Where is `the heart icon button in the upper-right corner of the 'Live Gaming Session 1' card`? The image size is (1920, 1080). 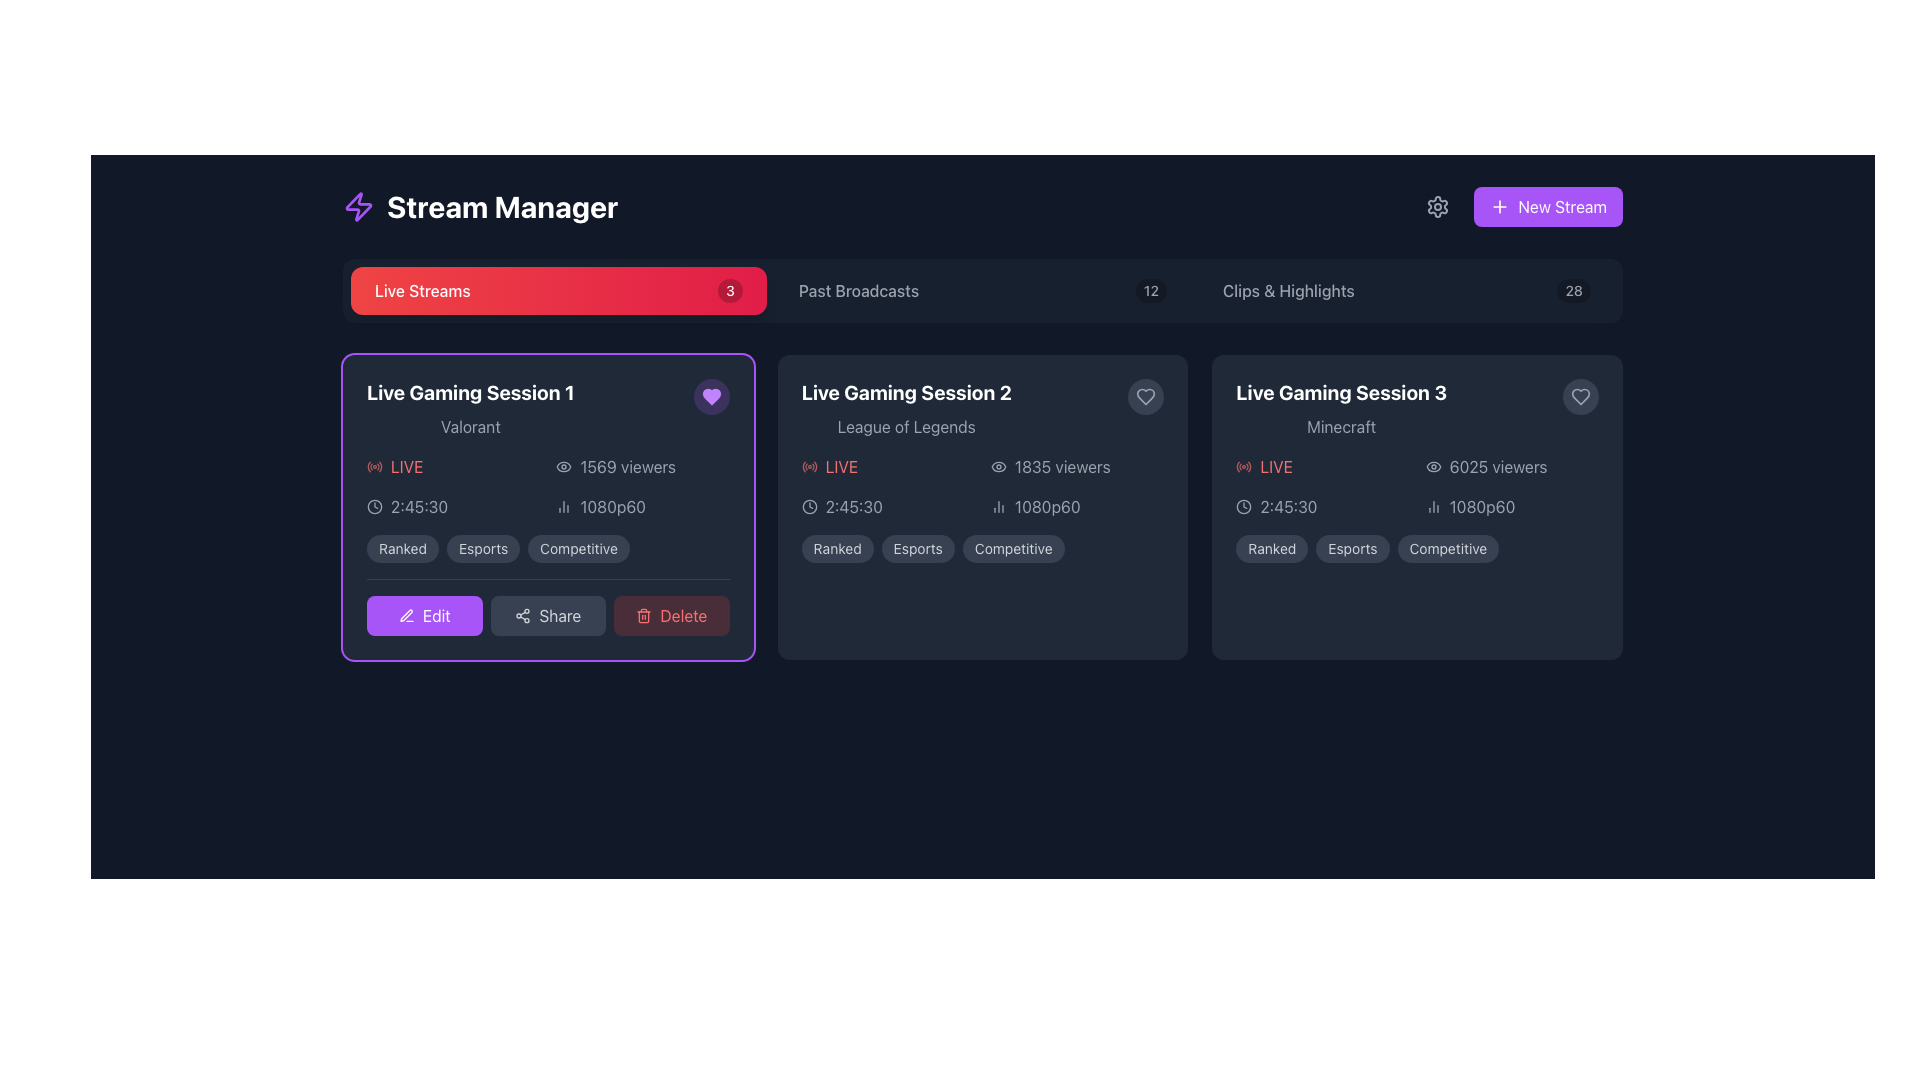 the heart icon button in the upper-right corner of the 'Live Gaming Session 1' card is located at coordinates (711, 397).